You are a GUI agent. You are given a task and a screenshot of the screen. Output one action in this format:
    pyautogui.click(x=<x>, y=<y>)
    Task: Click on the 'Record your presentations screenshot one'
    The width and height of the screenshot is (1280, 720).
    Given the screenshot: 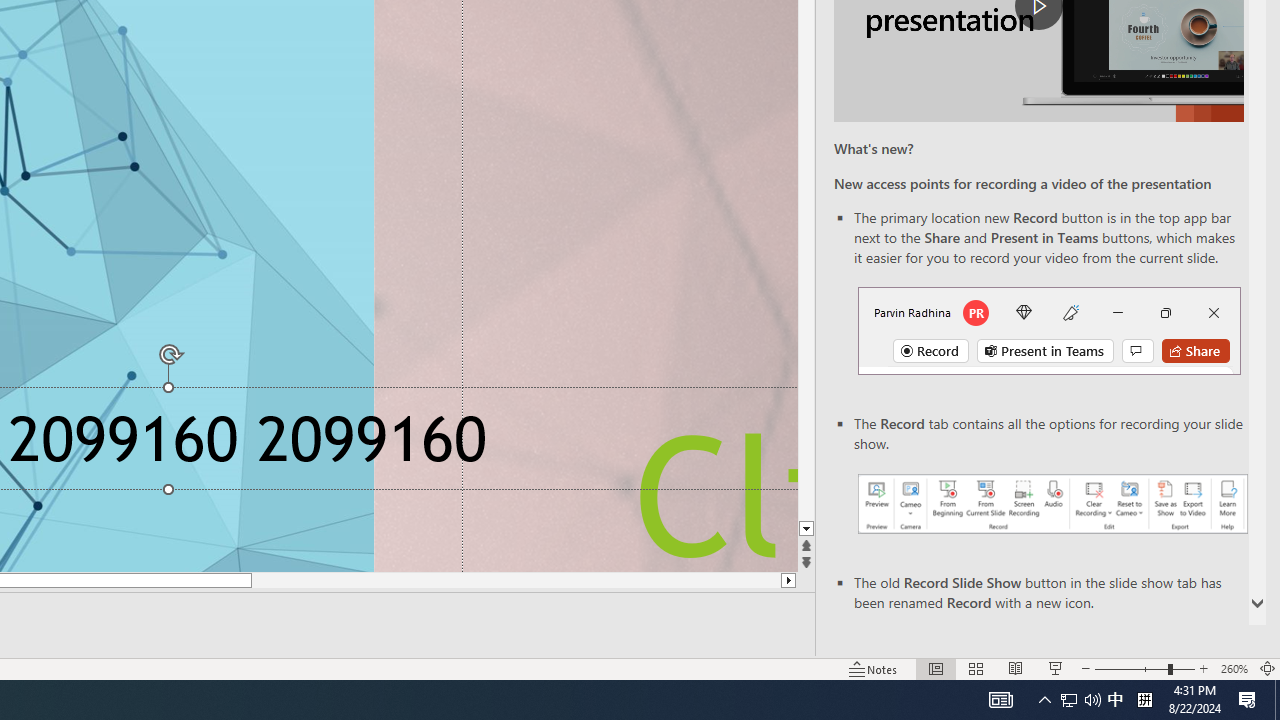 What is the action you would take?
    pyautogui.click(x=1051, y=502)
    